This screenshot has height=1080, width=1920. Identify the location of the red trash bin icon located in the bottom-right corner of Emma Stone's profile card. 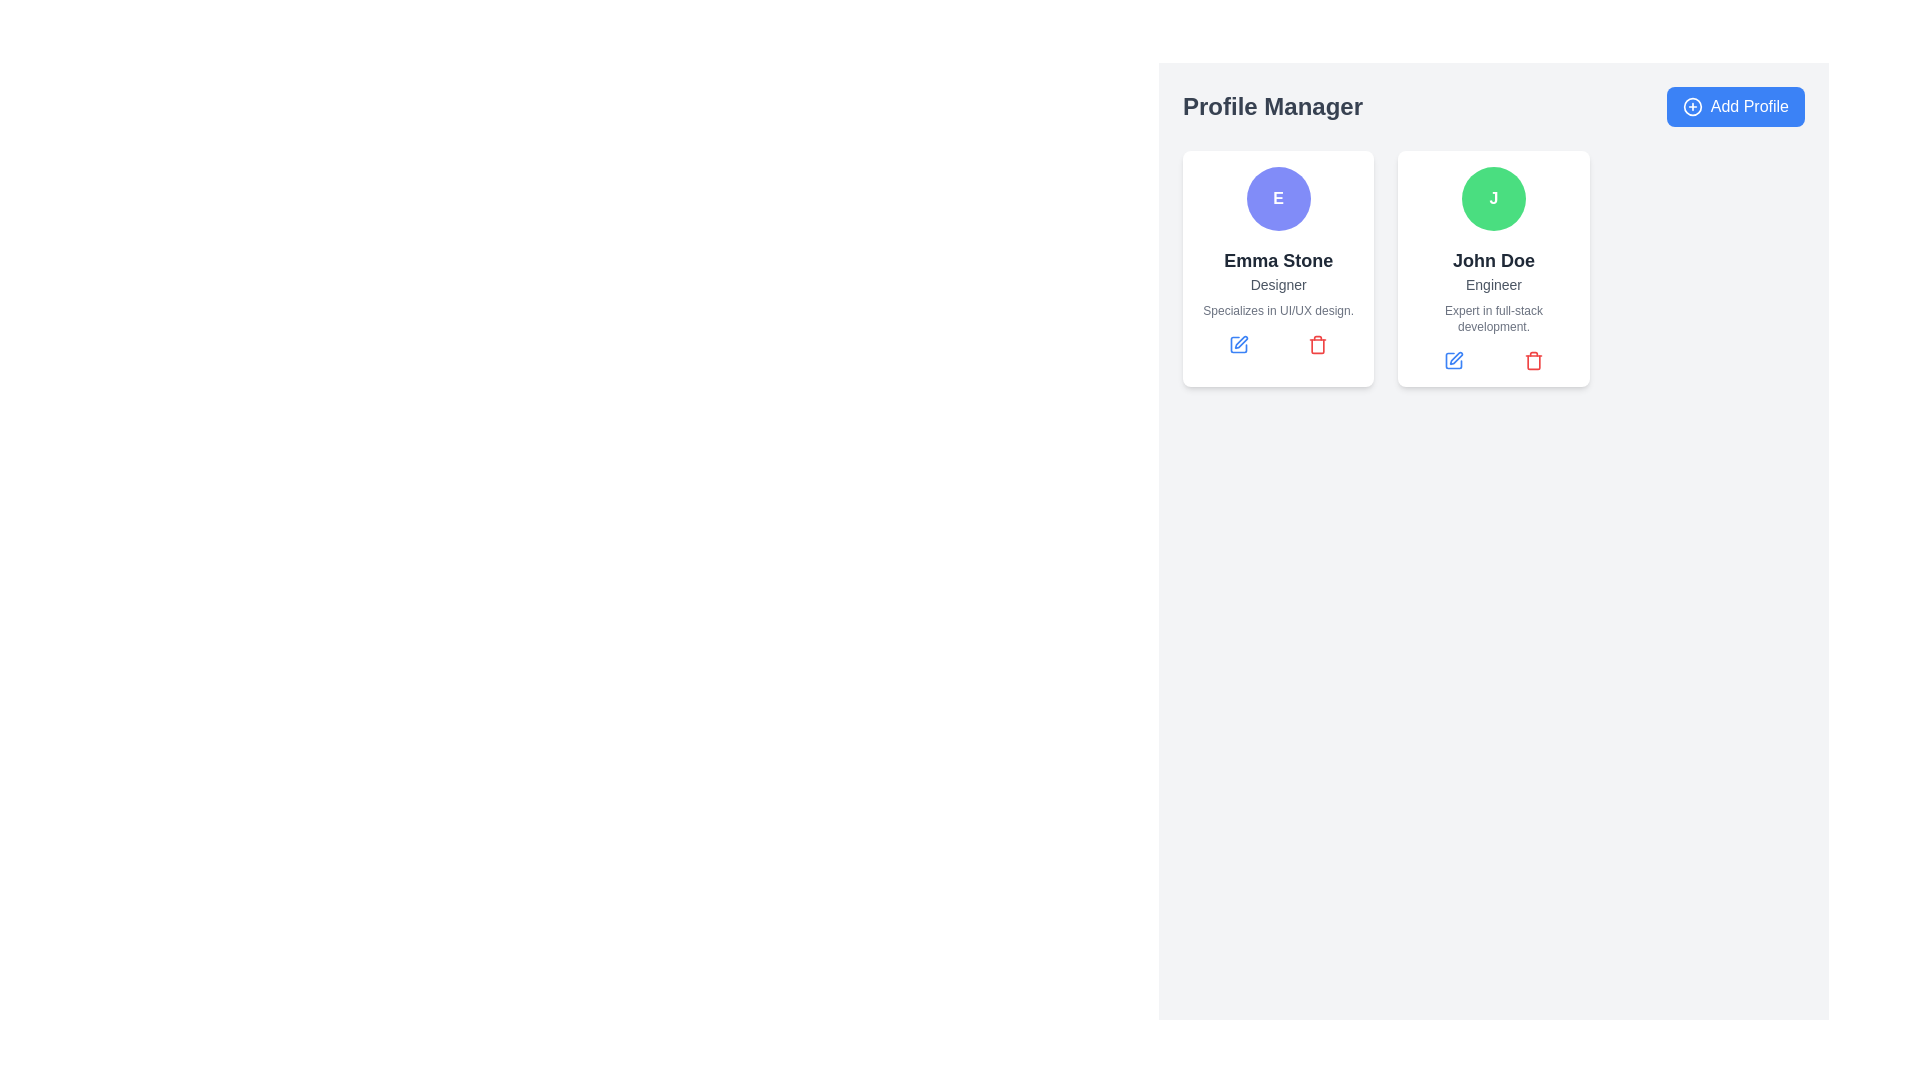
(1318, 343).